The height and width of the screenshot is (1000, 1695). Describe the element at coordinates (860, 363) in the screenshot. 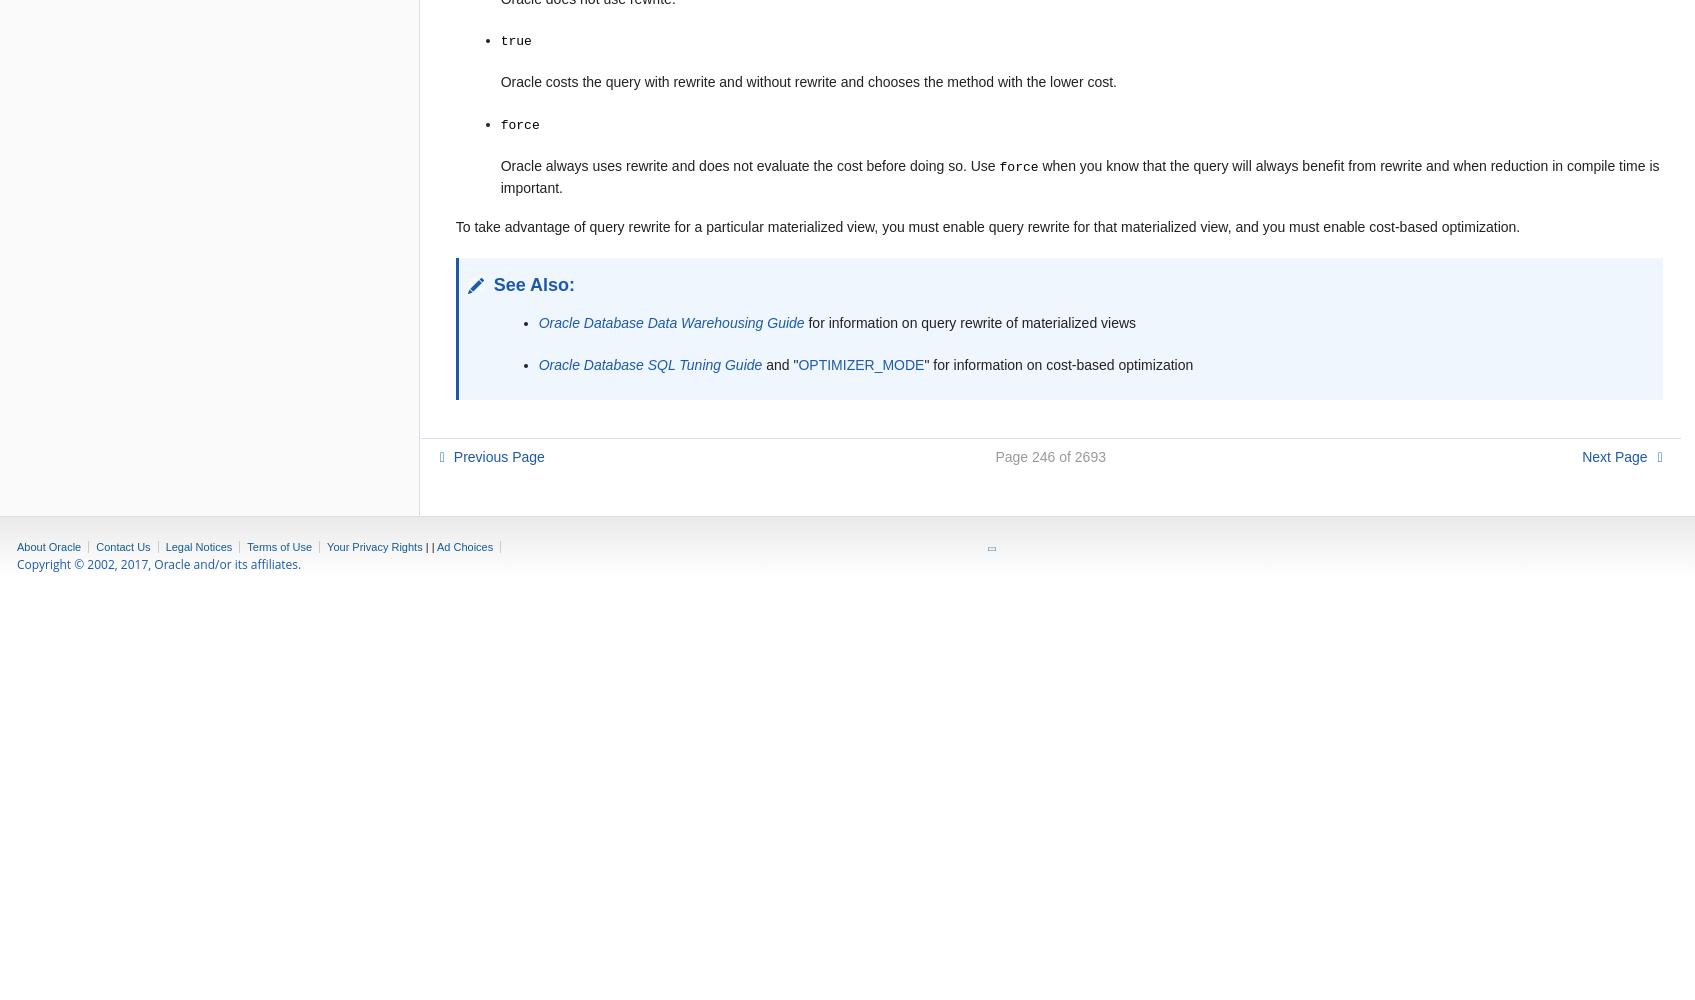

I see `'OPTIMIZER_MODE'` at that location.